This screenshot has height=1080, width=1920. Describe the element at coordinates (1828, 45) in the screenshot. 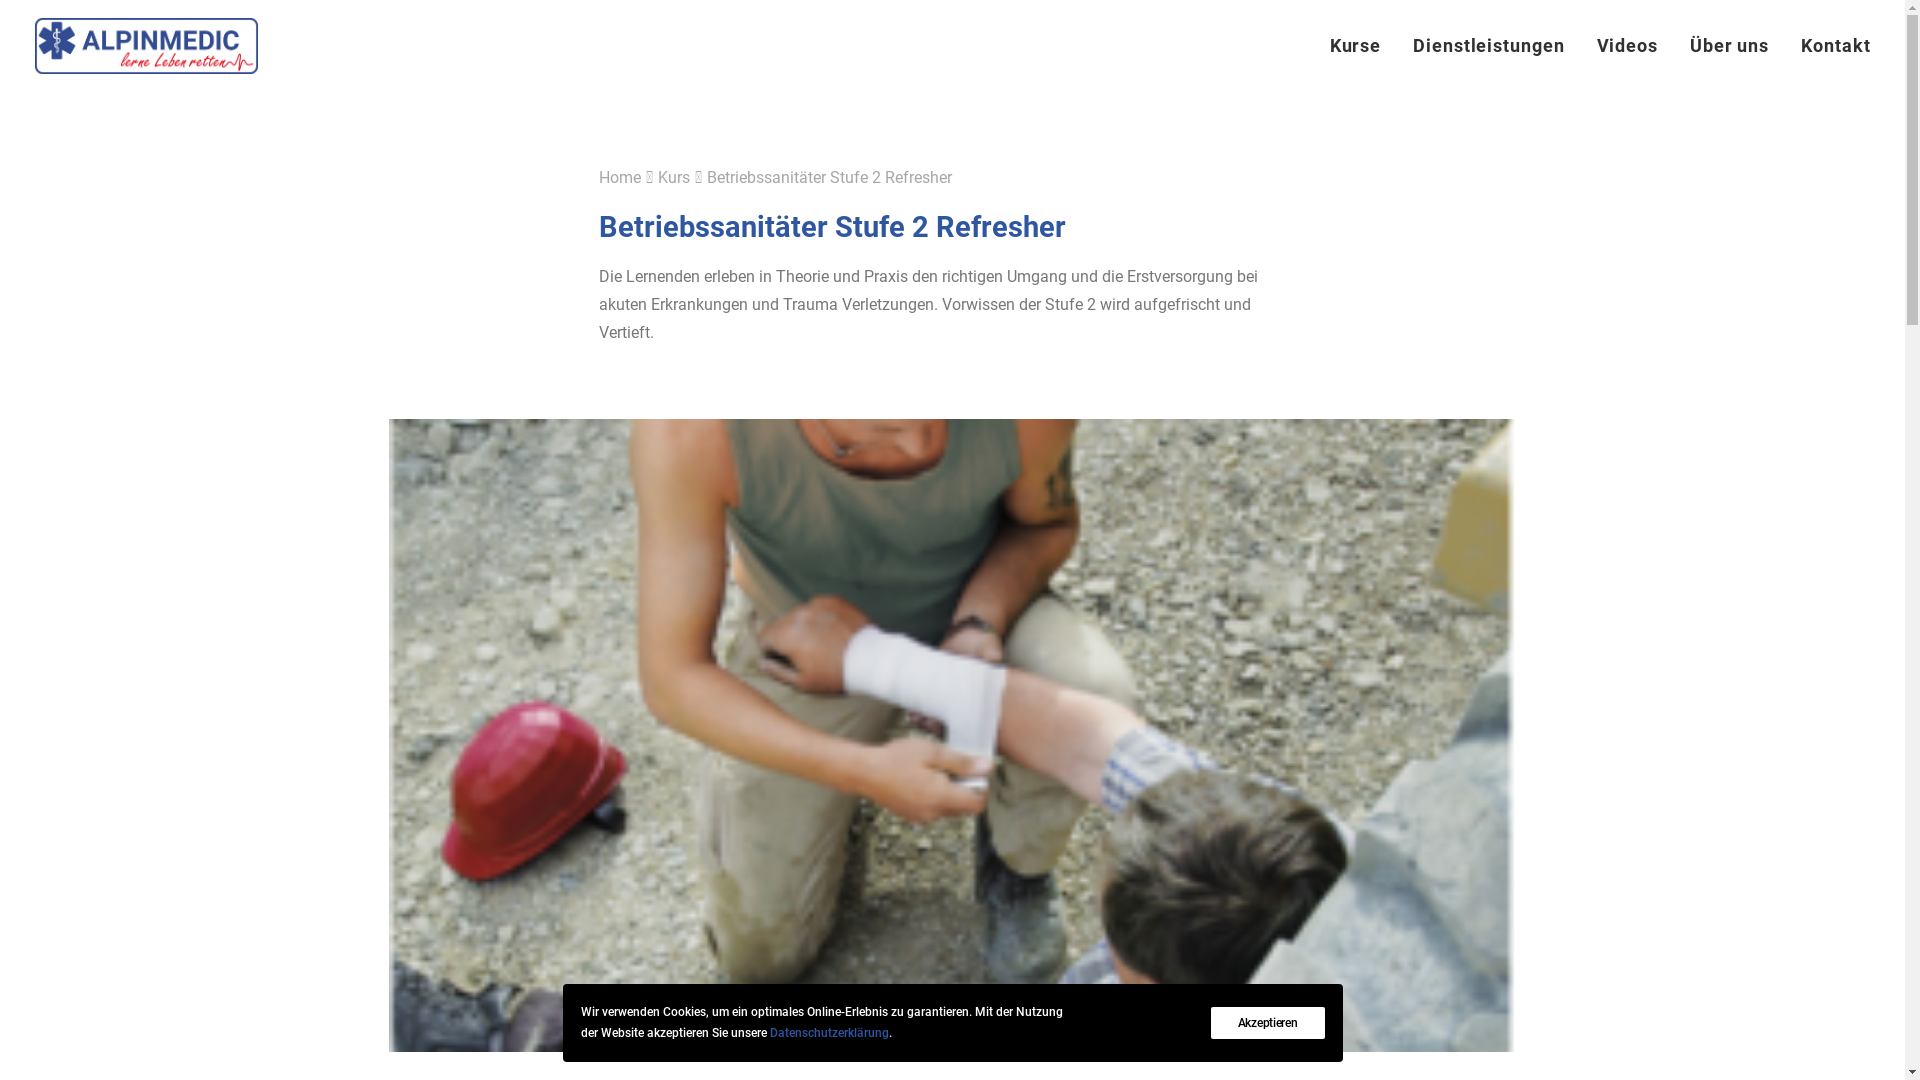

I see `'Kontakt'` at that location.